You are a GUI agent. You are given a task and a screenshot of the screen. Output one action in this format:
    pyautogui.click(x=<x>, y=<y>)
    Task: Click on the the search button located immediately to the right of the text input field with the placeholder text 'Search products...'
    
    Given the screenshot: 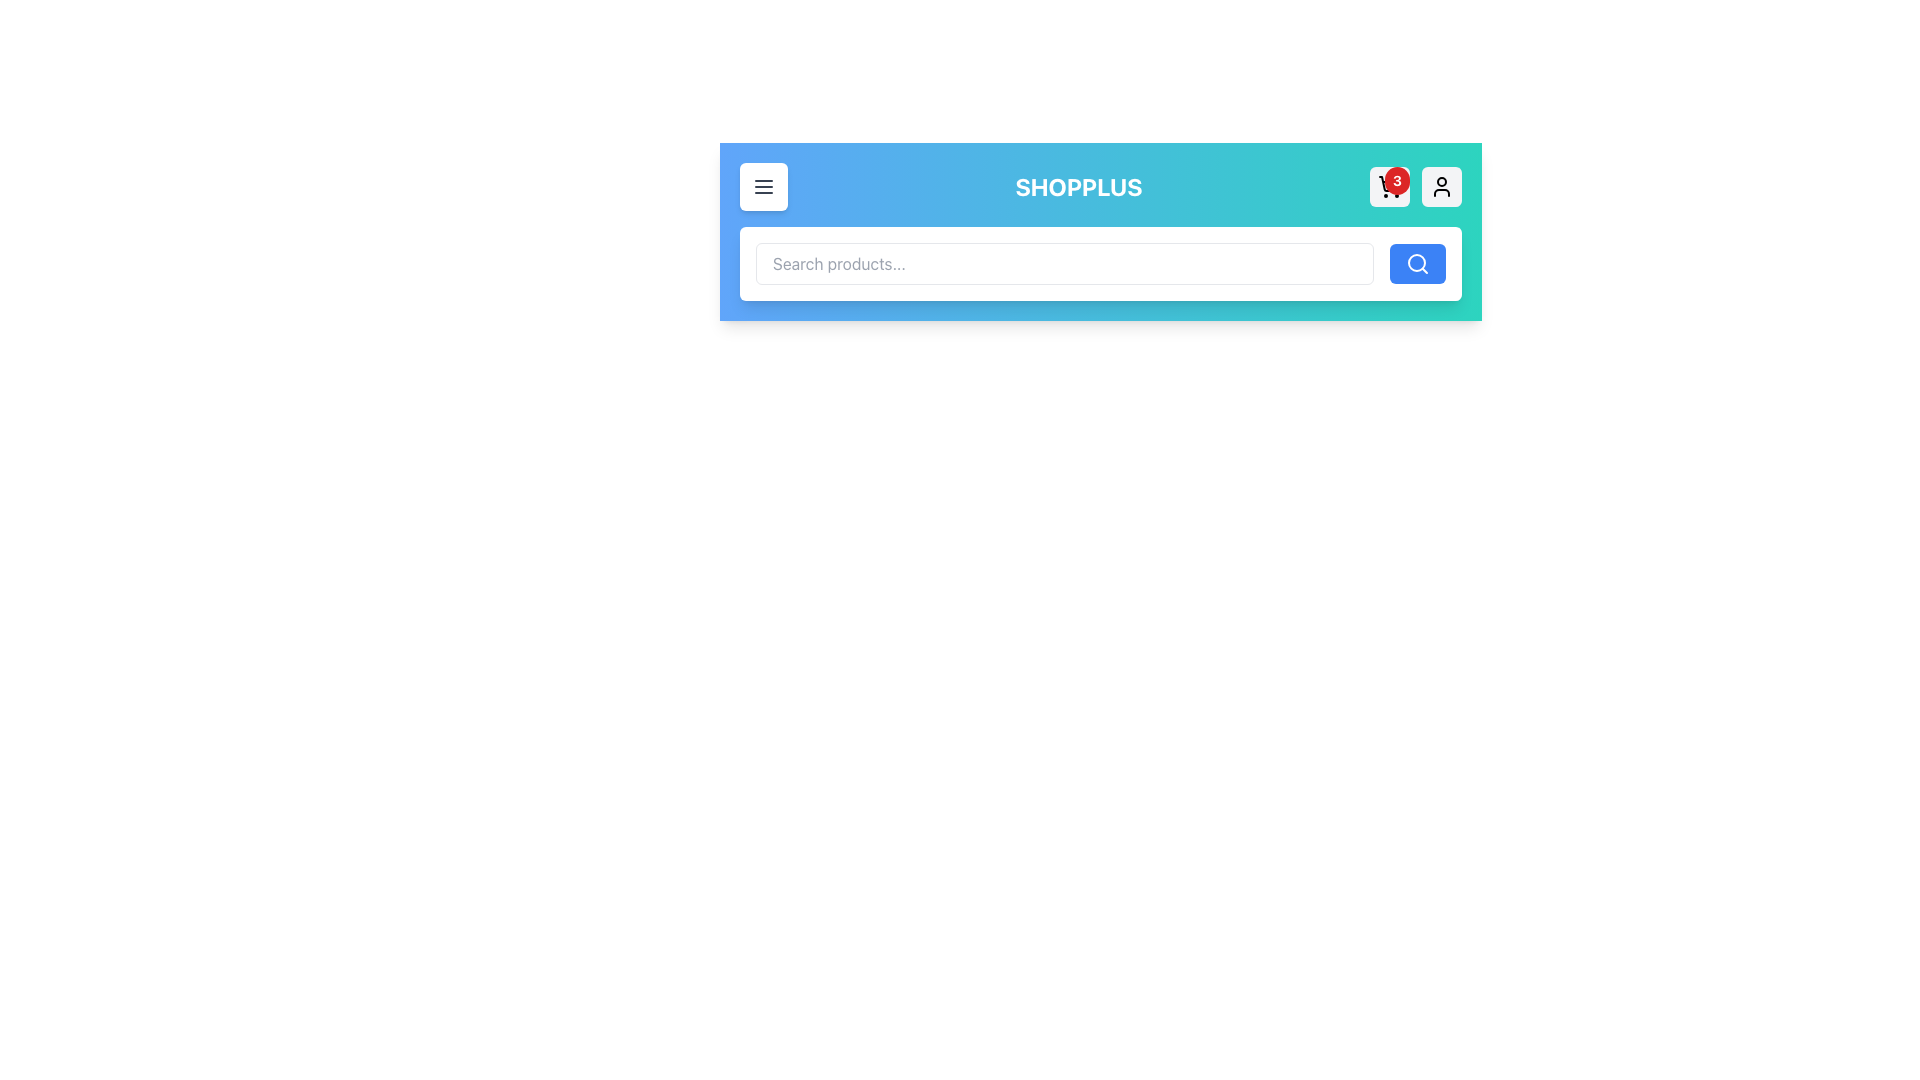 What is the action you would take?
    pyautogui.click(x=1416, y=262)
    